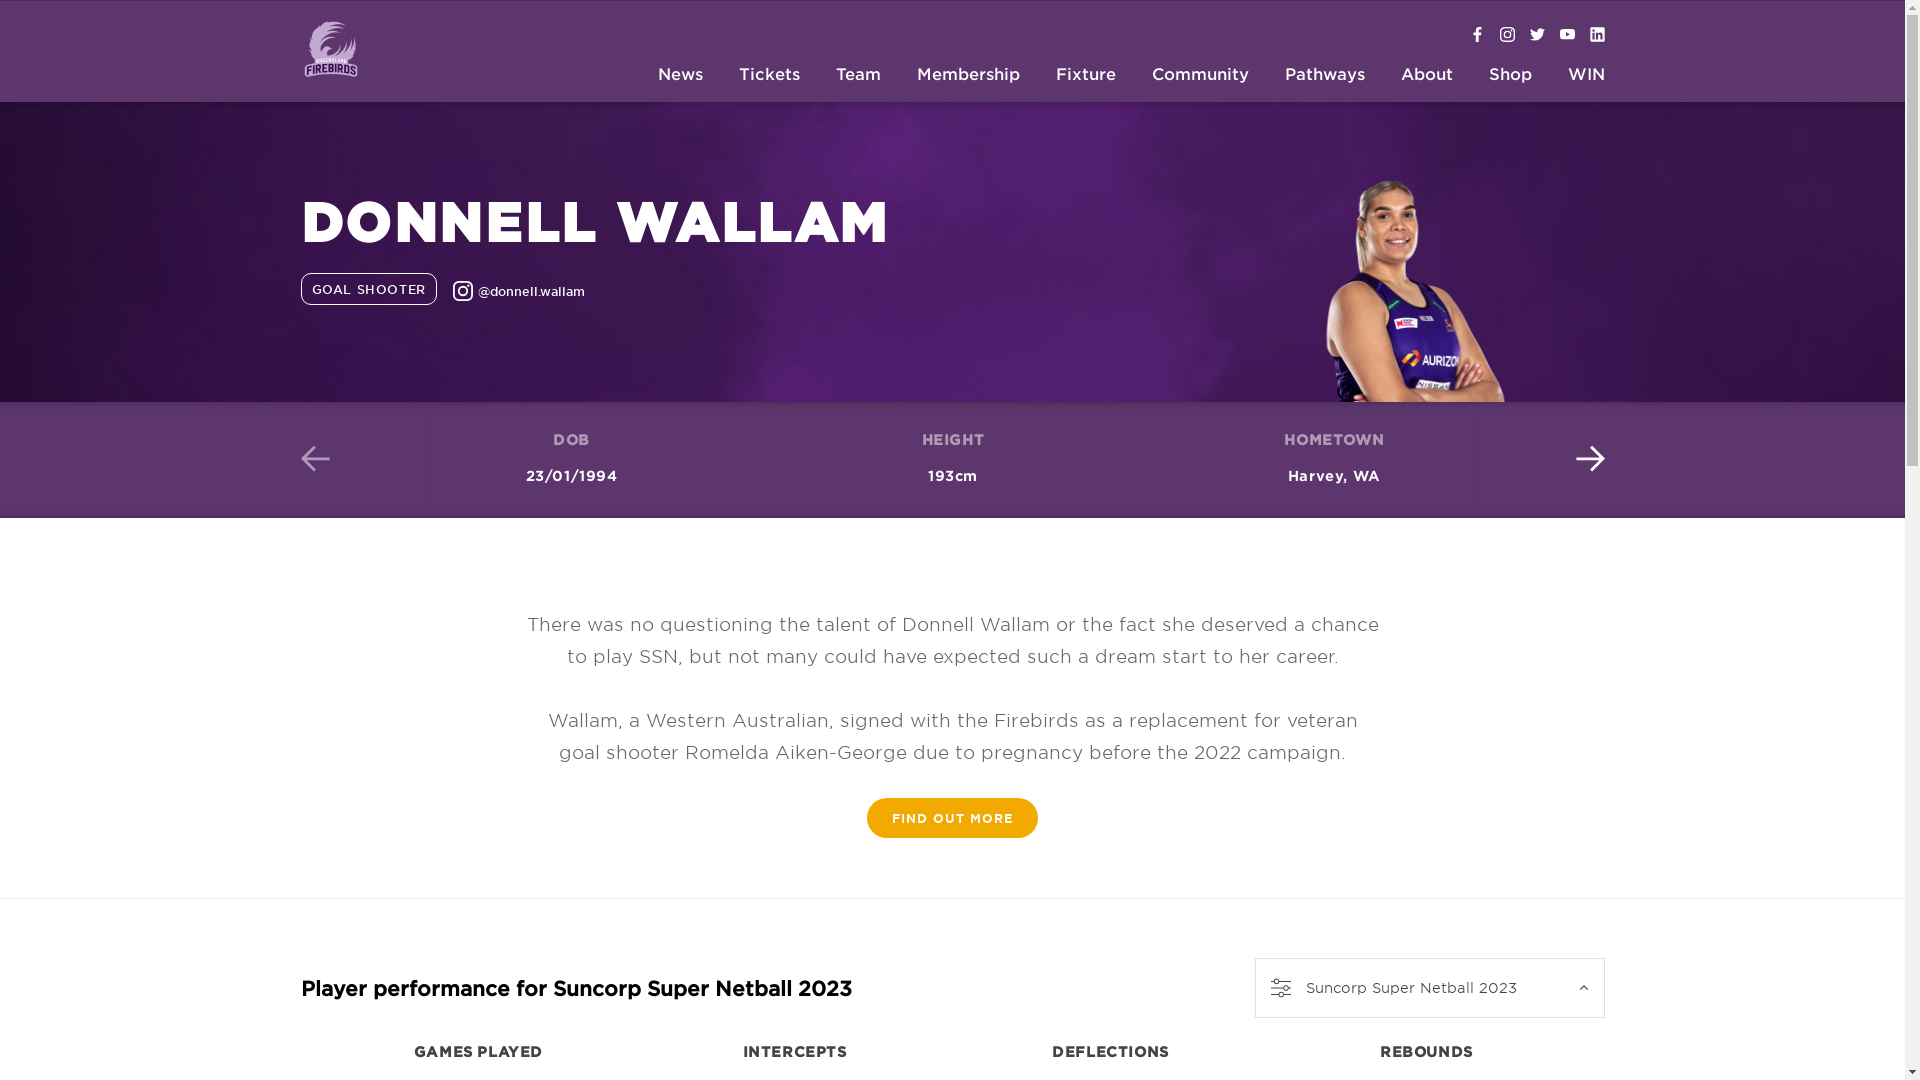 This screenshot has height=1080, width=1920. What do you see at coordinates (1324, 75) in the screenshot?
I see `'Pathways'` at bounding box center [1324, 75].